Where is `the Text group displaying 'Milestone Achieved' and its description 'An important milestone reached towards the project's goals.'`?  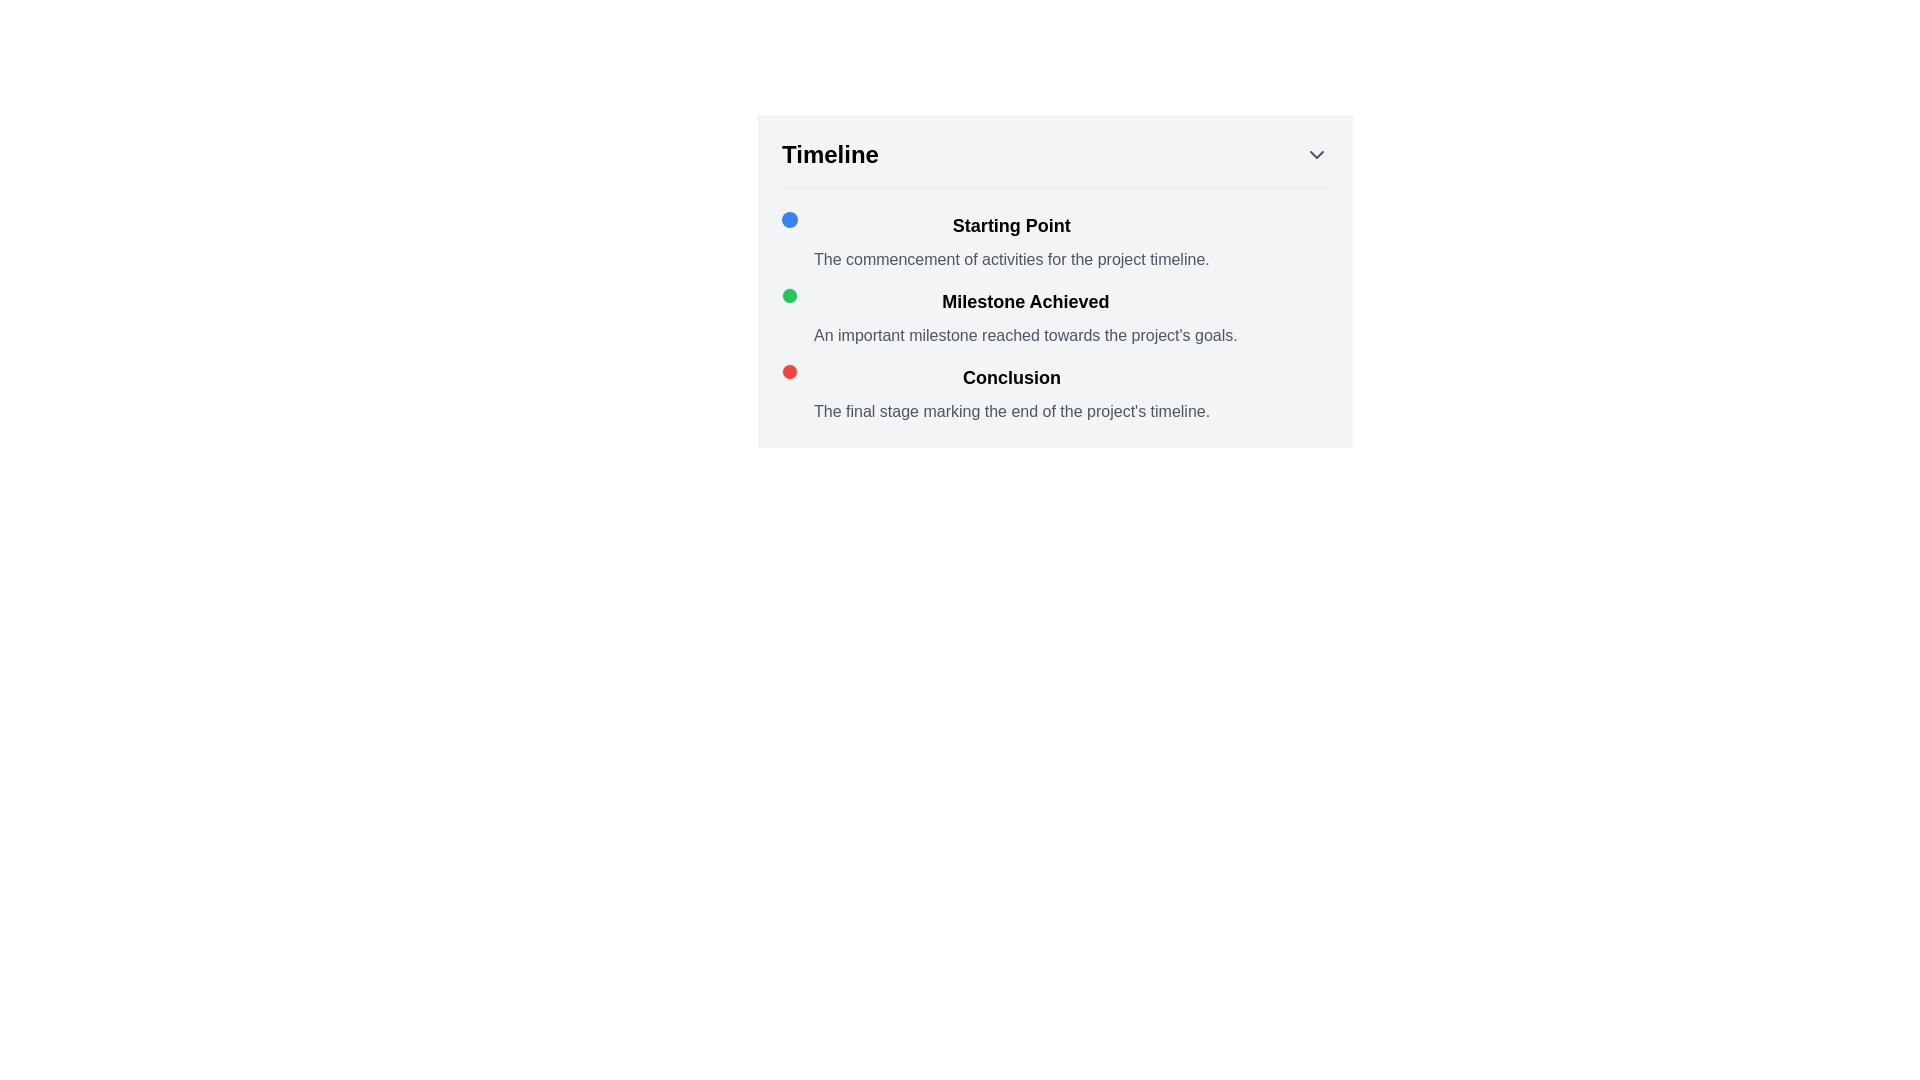 the Text group displaying 'Milestone Achieved' and its description 'An important milestone reached towards the project's goals.' is located at coordinates (1025, 316).